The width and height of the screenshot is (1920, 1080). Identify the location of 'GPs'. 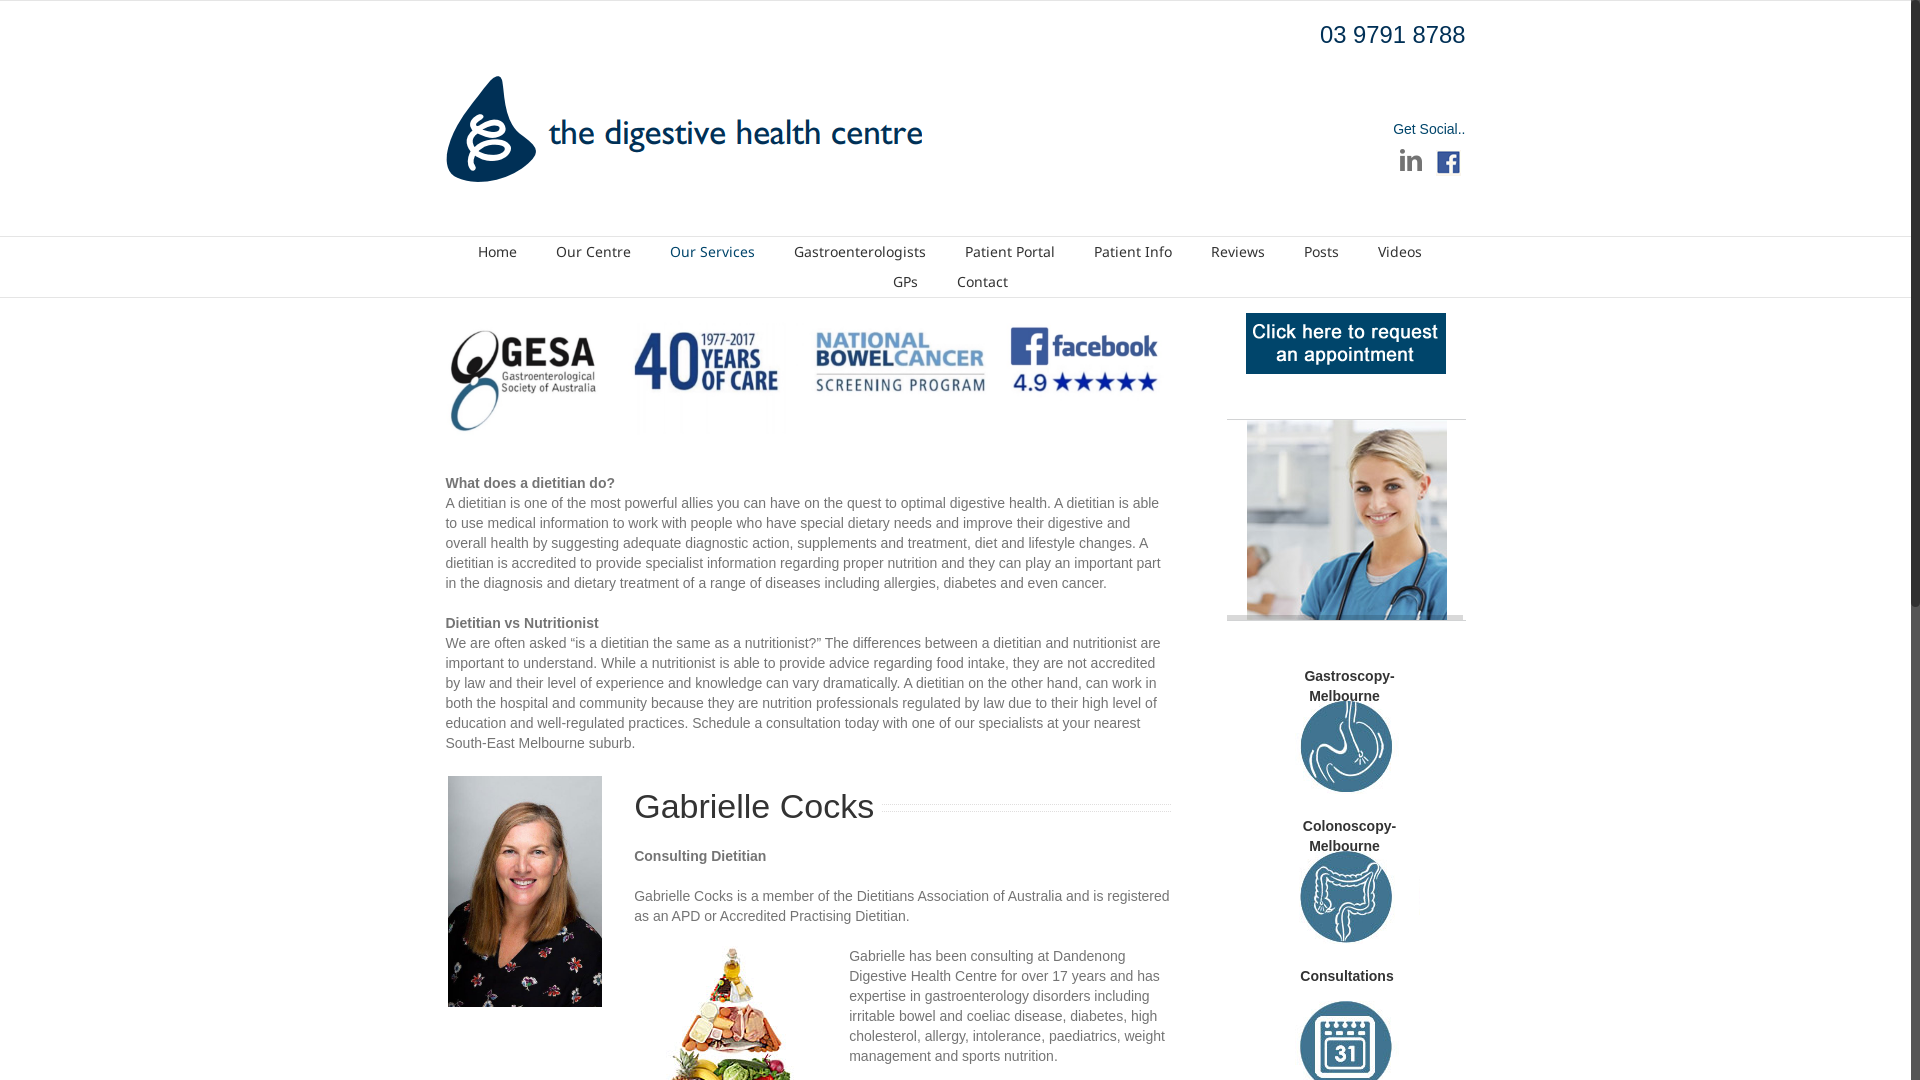
(903, 281).